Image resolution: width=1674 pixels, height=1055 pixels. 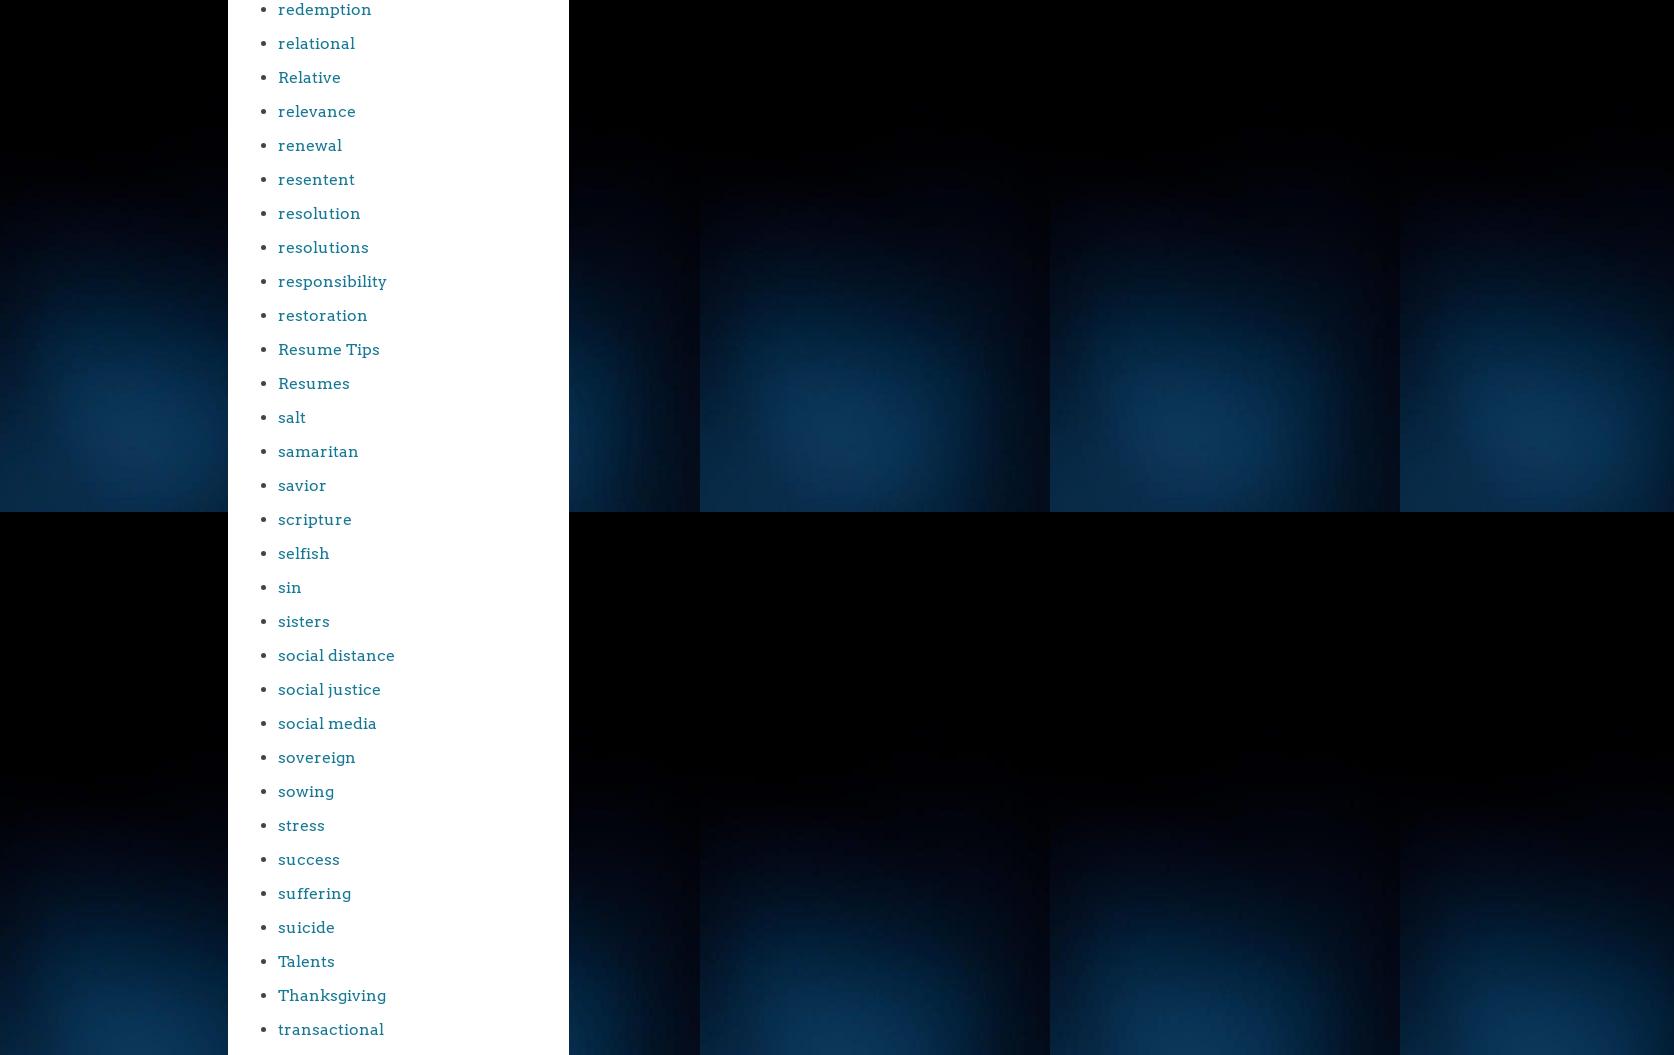 I want to click on 'scripture', so click(x=277, y=519).